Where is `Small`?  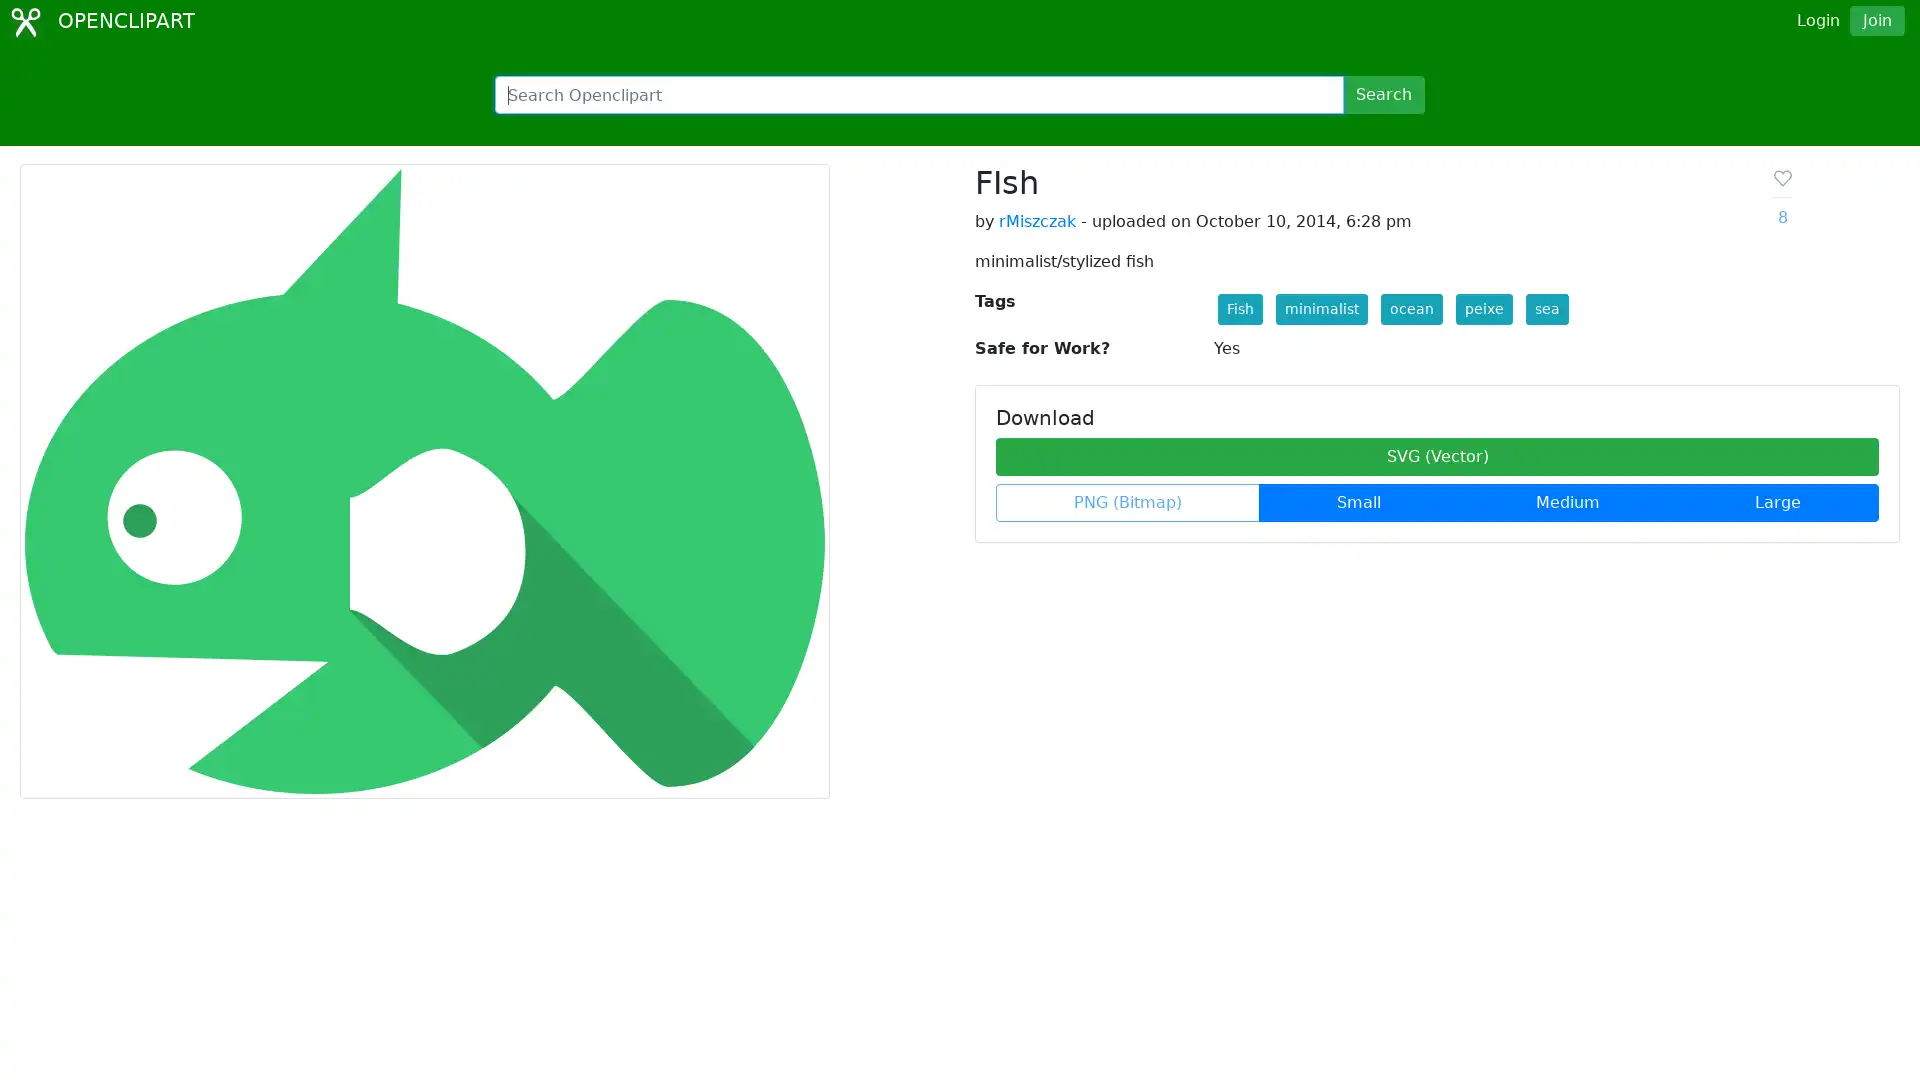 Small is located at coordinates (1358, 501).